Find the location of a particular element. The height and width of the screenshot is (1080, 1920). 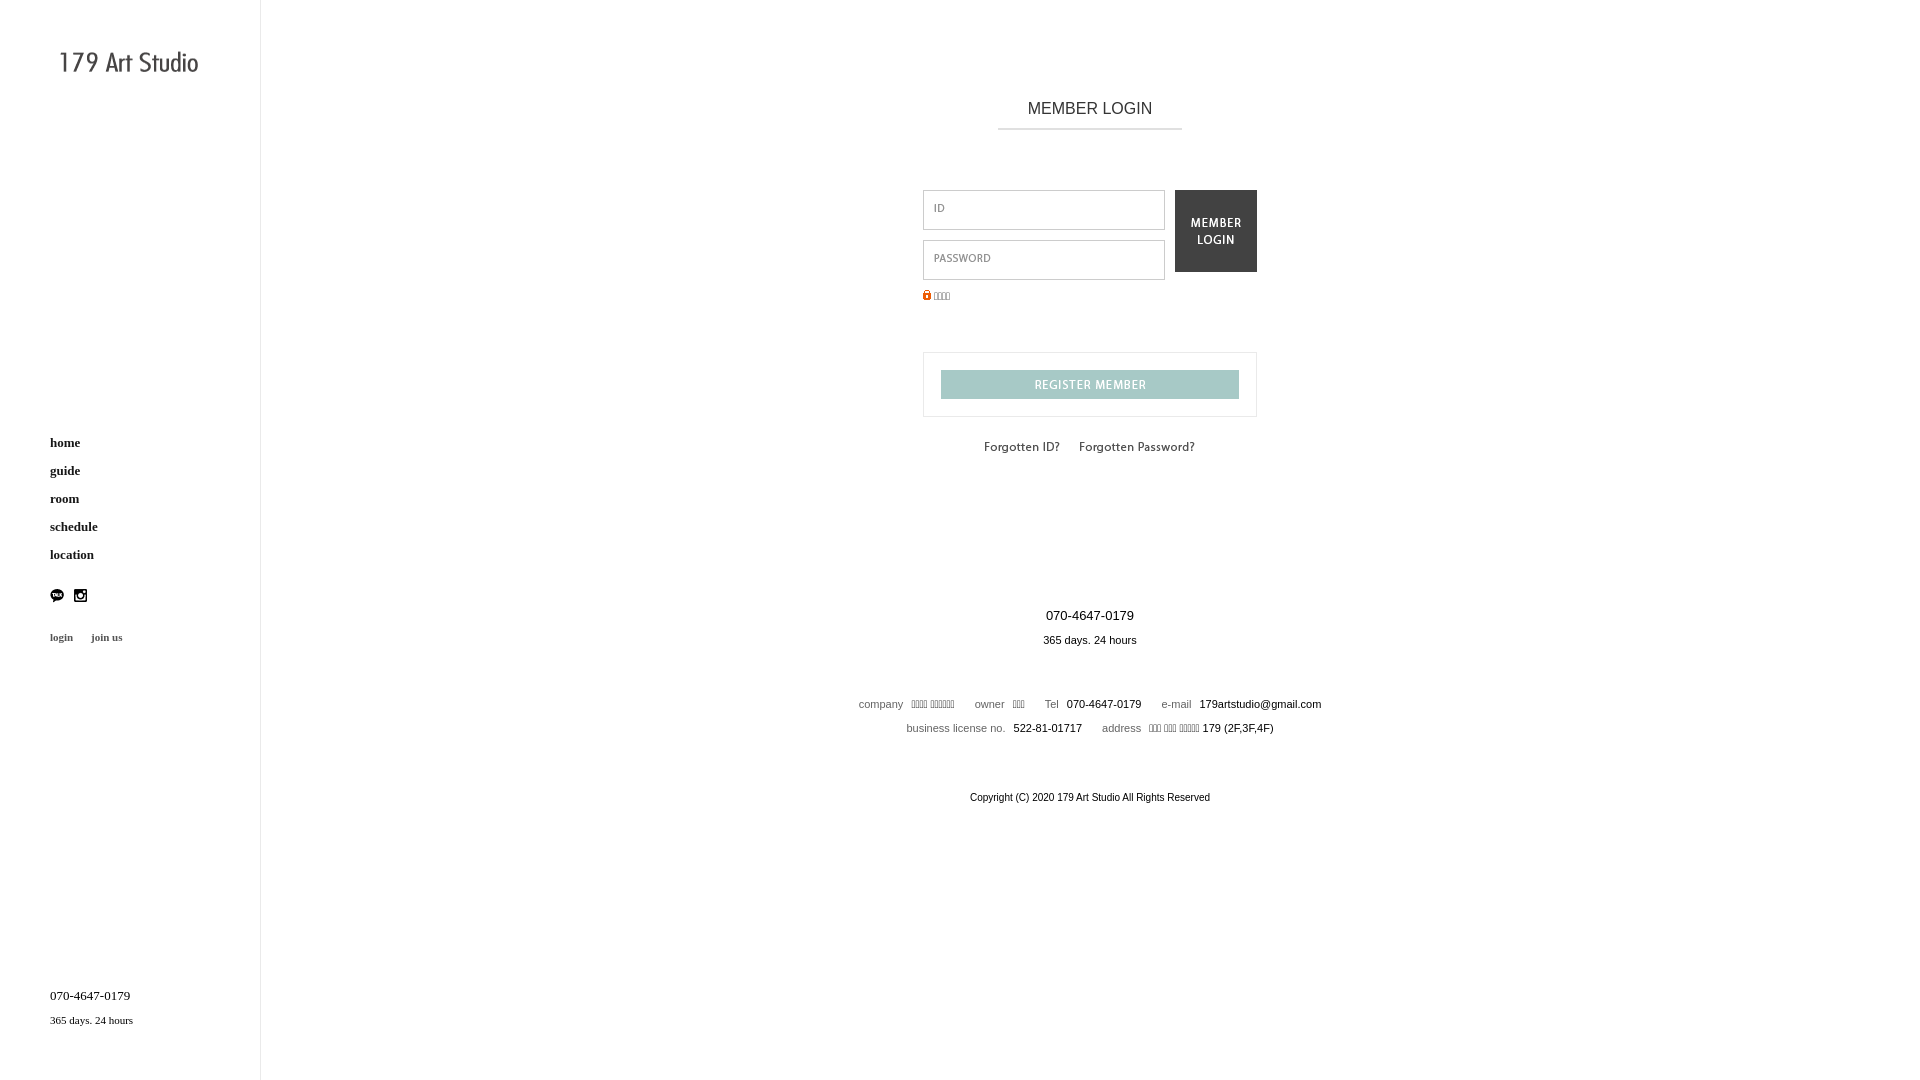

'login' is located at coordinates (61, 636).